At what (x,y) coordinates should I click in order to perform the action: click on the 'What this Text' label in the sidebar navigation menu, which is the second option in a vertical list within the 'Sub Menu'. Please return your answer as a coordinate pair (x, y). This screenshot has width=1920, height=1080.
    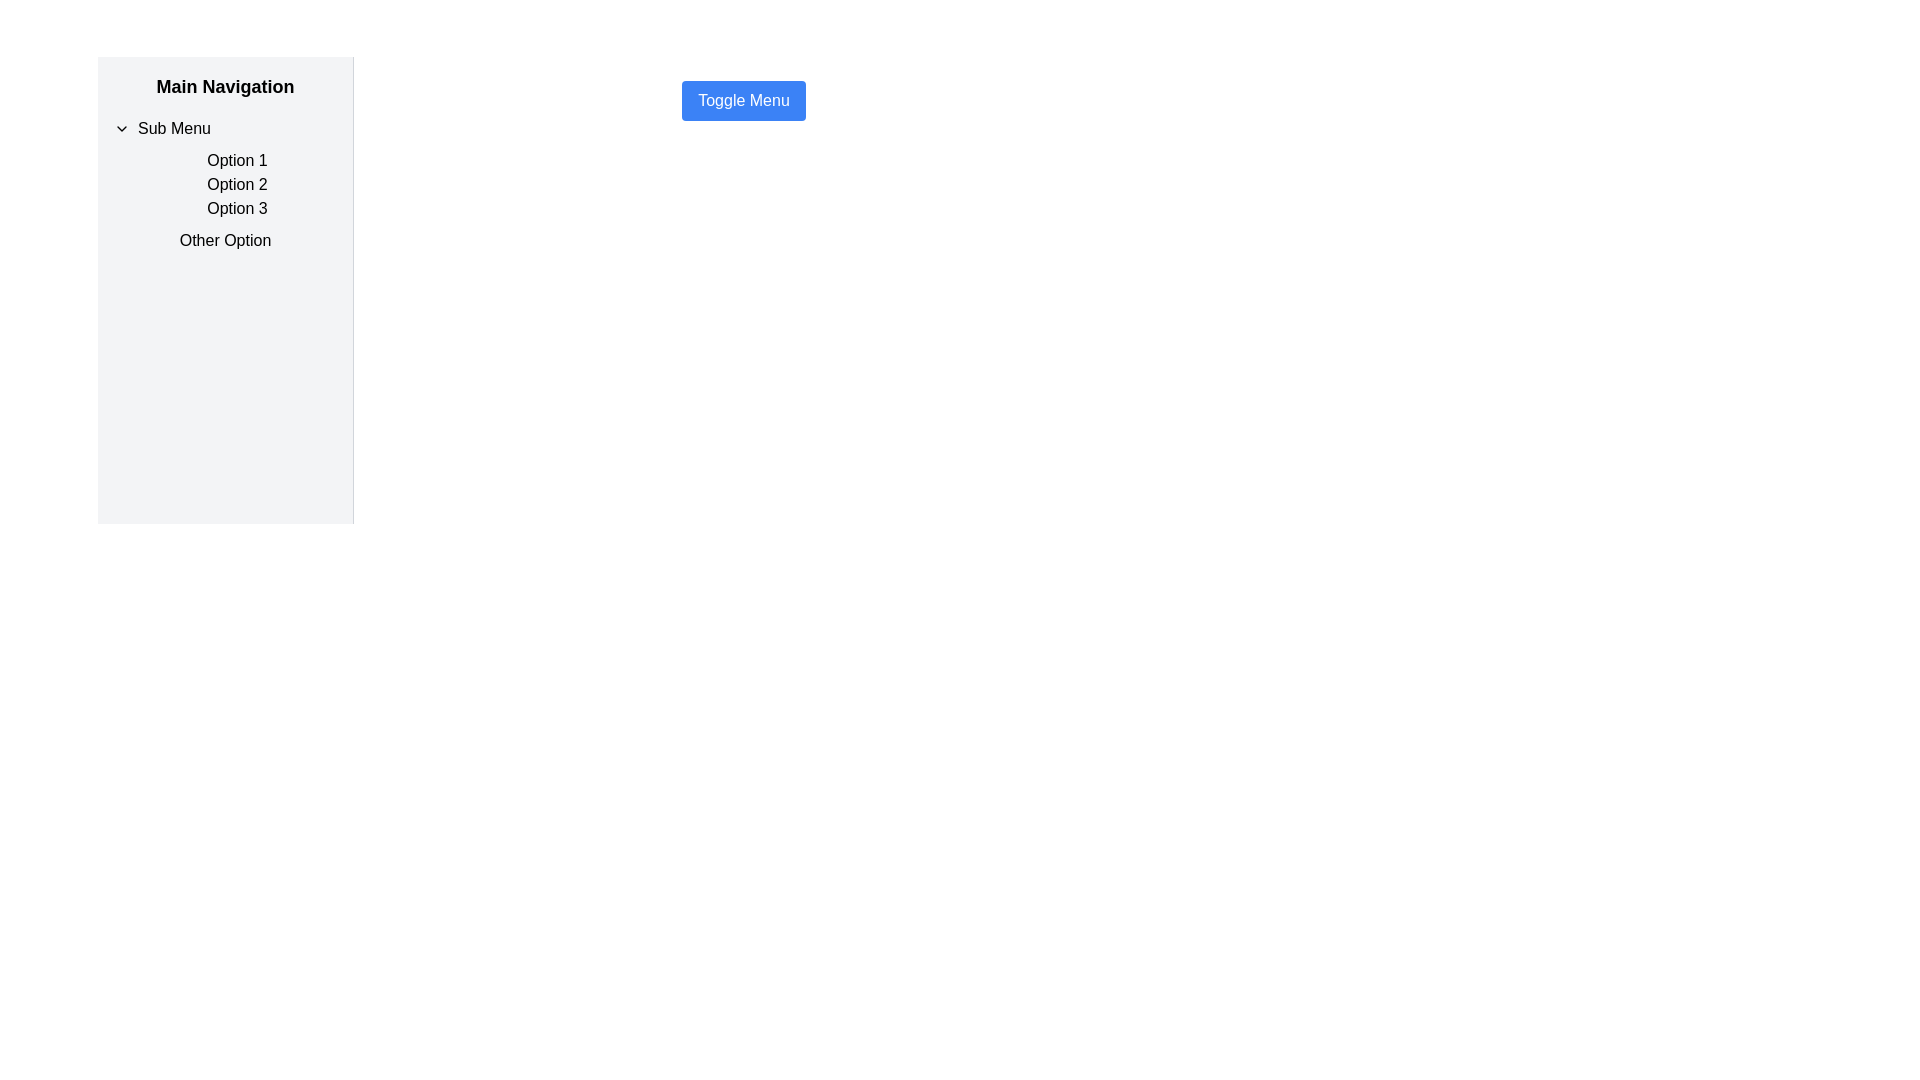
    Looking at the image, I should click on (237, 185).